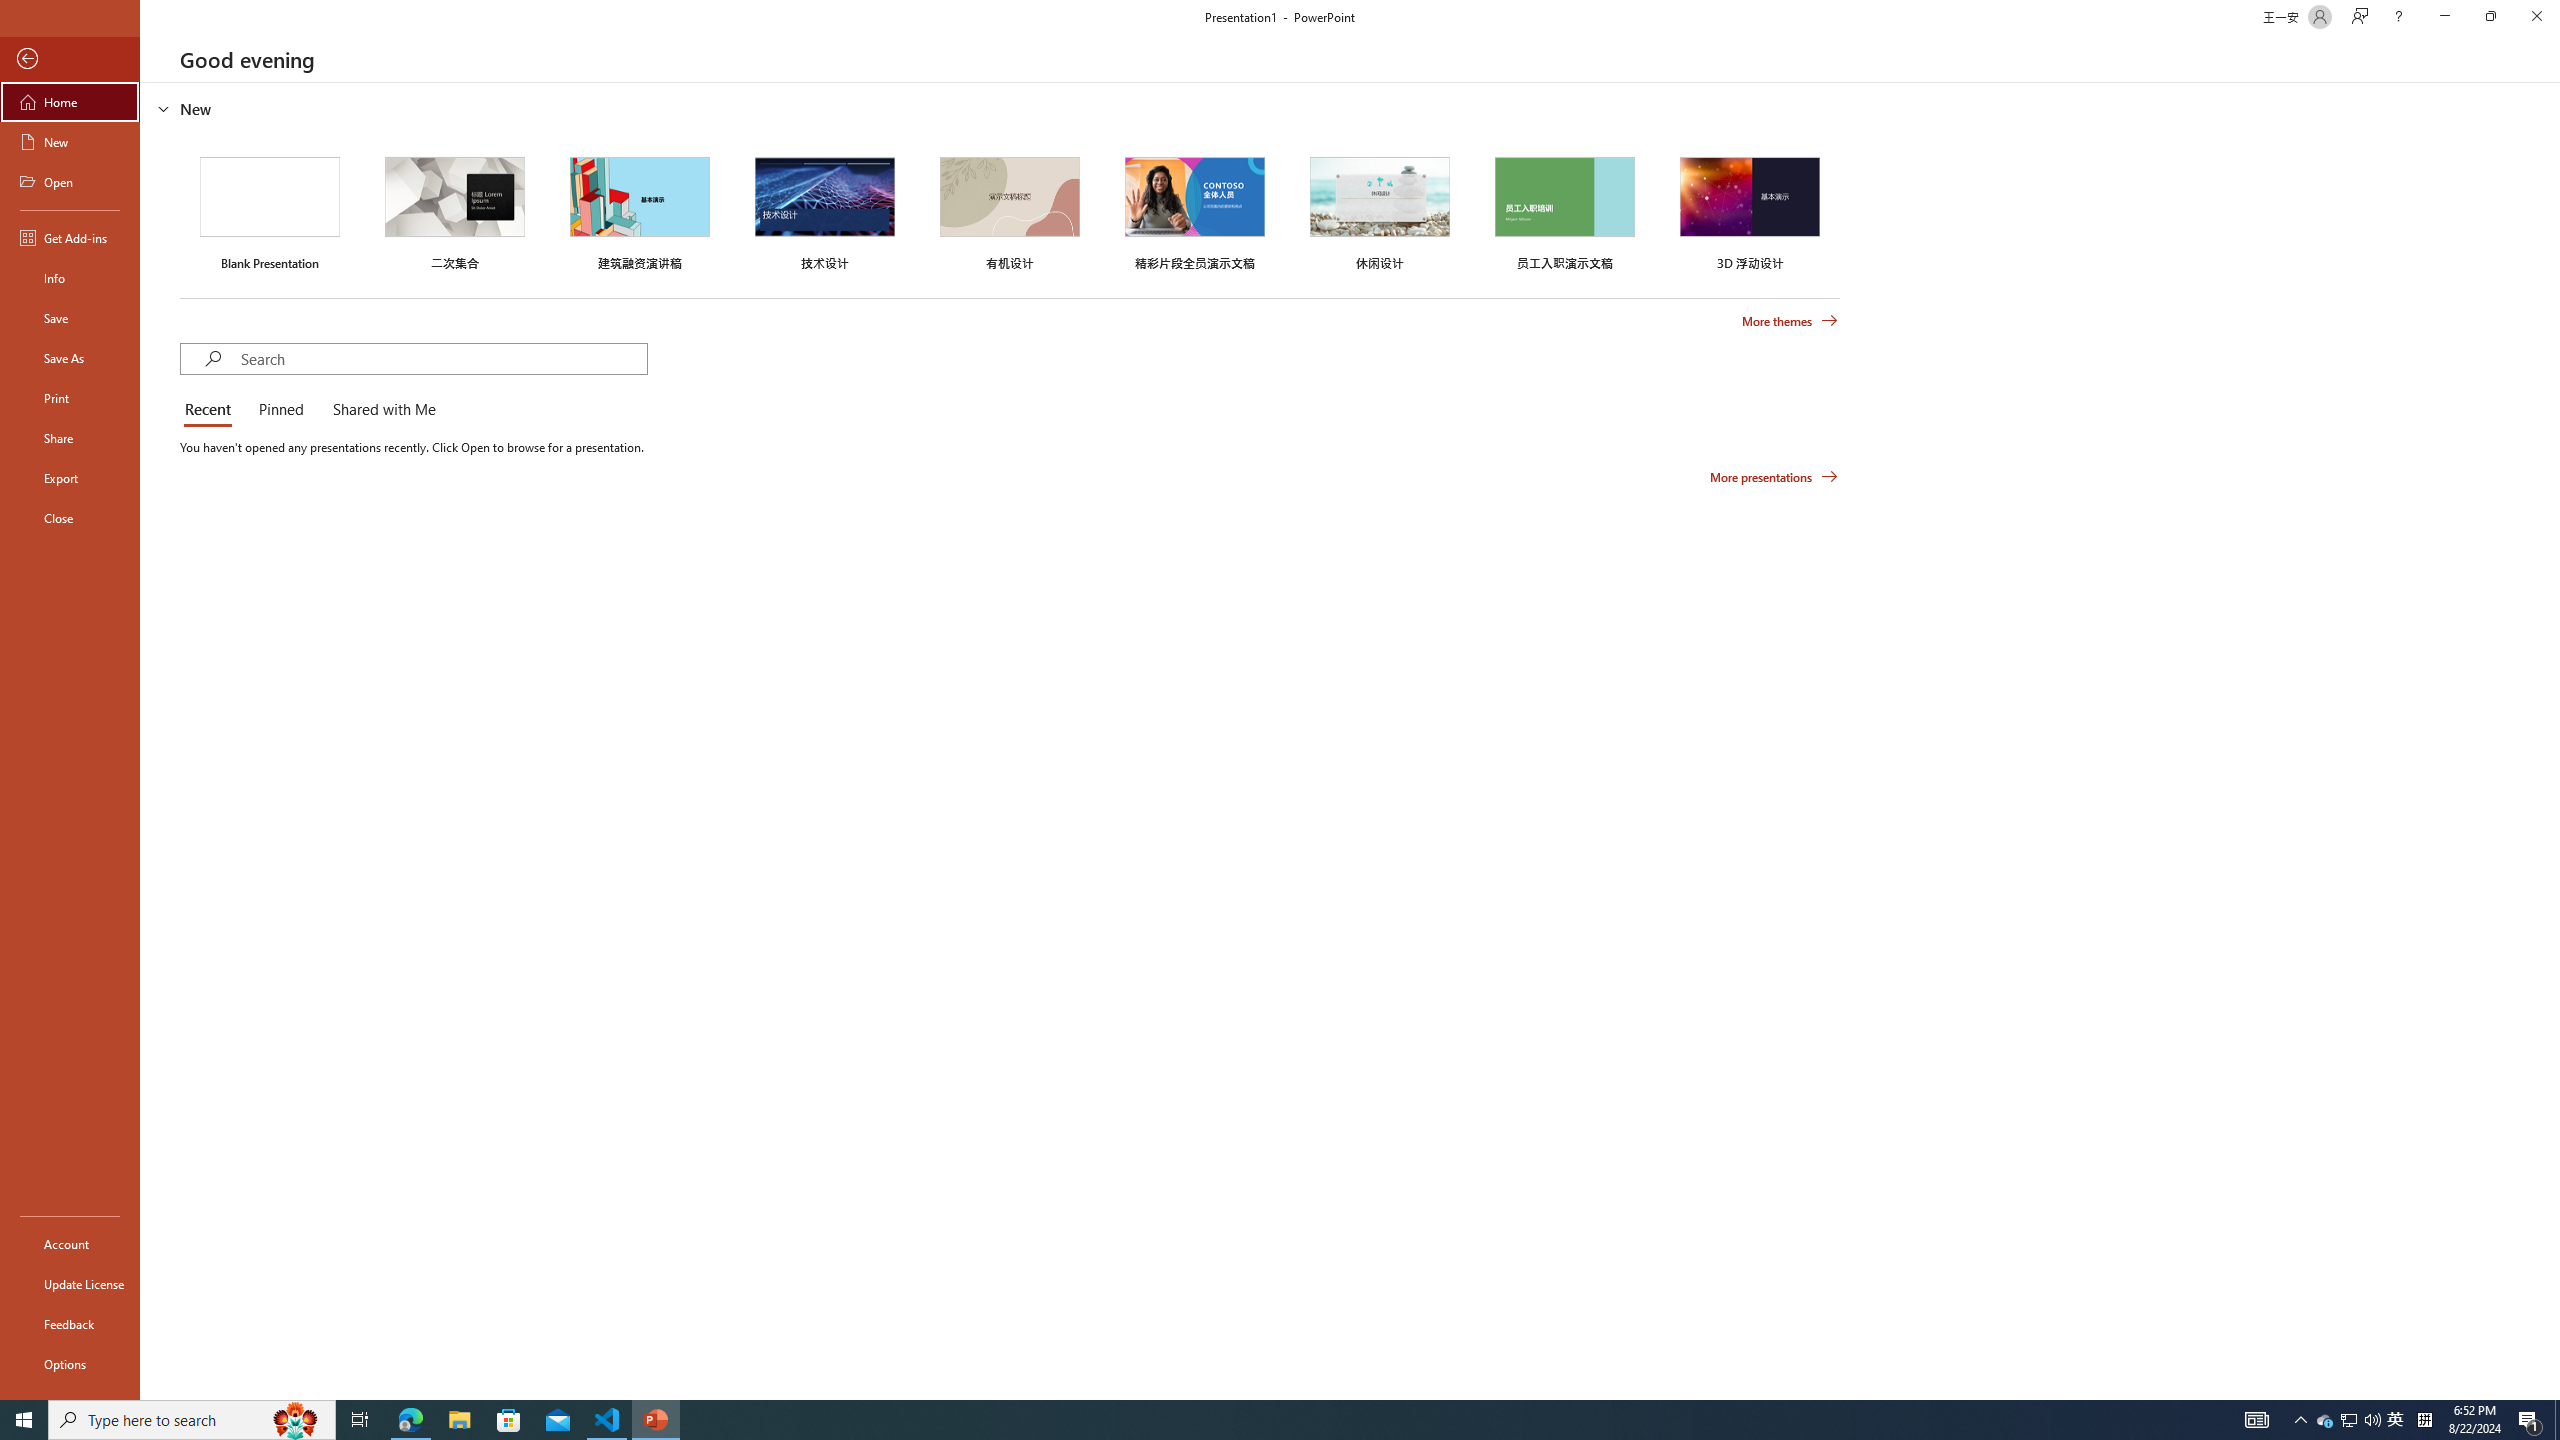 The height and width of the screenshot is (1440, 2560). What do you see at coordinates (69, 356) in the screenshot?
I see `'Save As'` at bounding box center [69, 356].